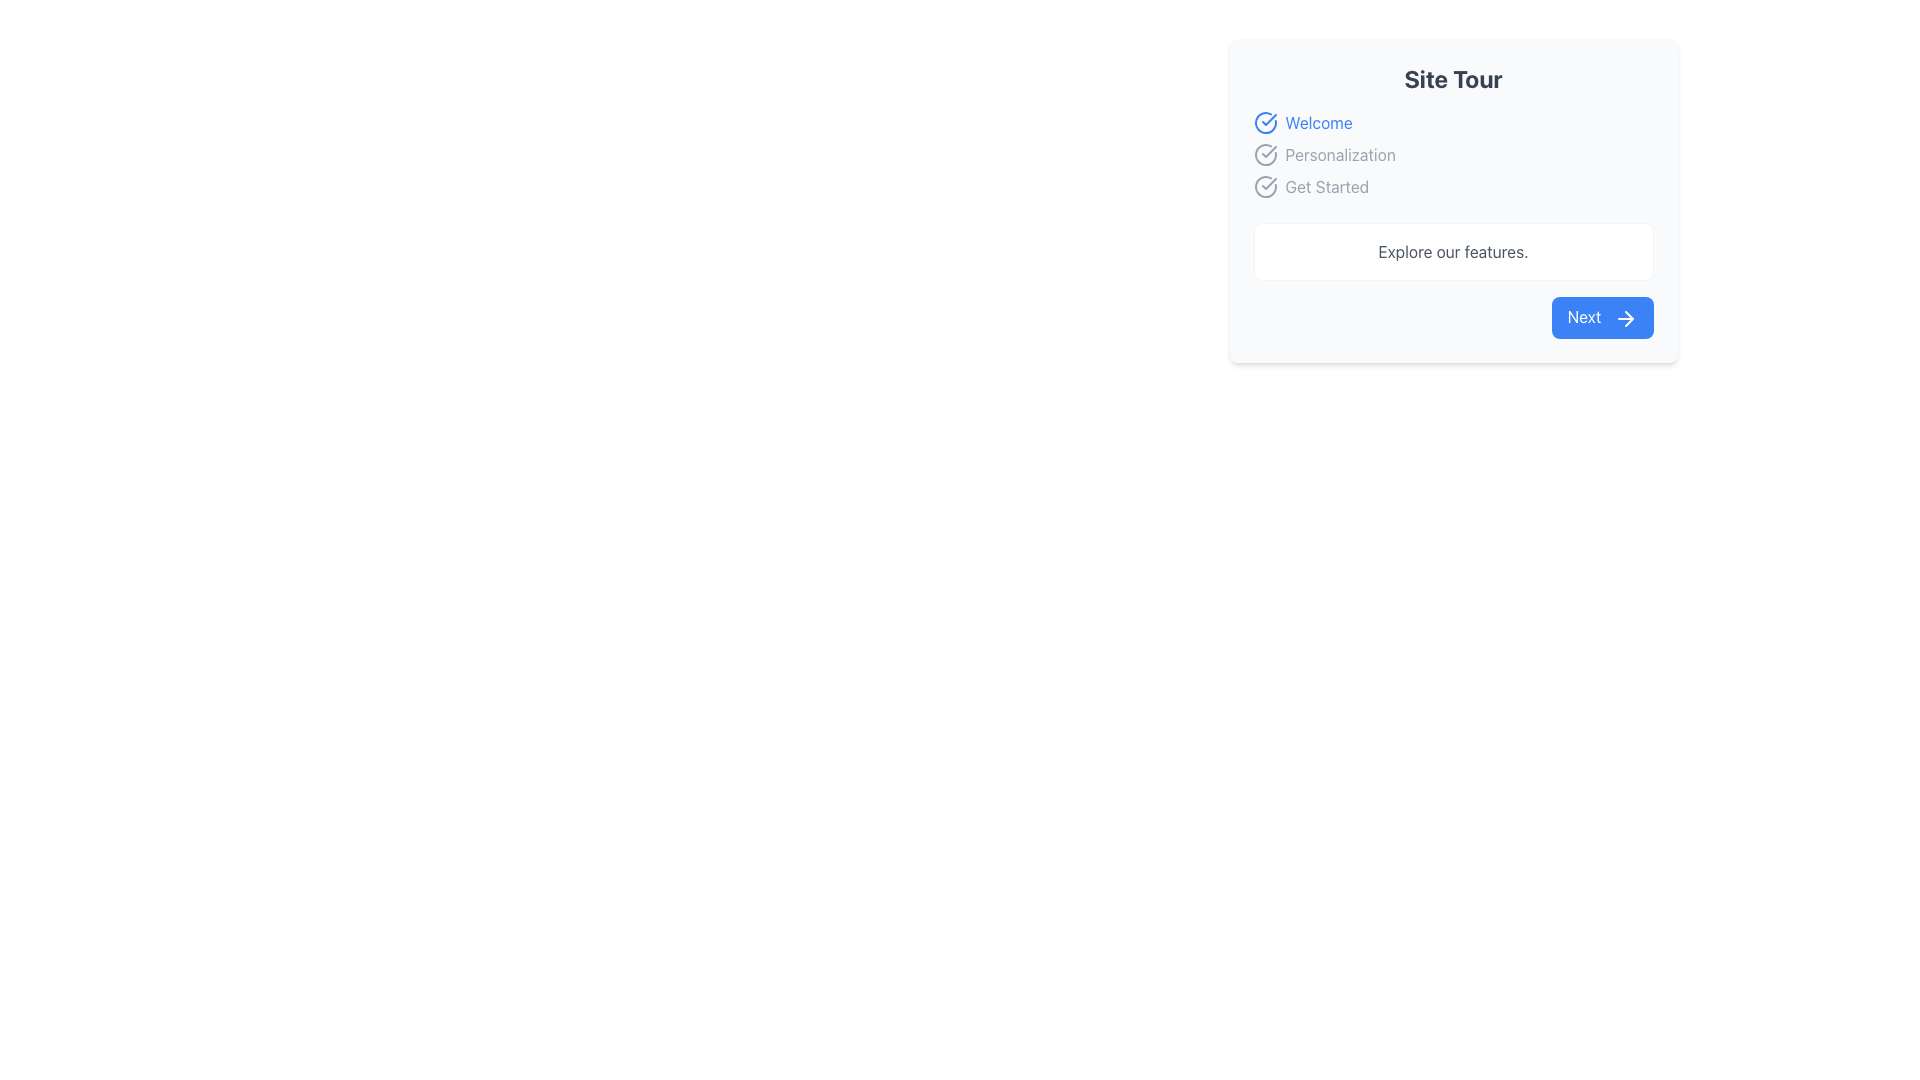  I want to click on the appearance of the Icon indicating the 'Personalization' step in the step-by-step guide interface for status indication, so click(1264, 153).